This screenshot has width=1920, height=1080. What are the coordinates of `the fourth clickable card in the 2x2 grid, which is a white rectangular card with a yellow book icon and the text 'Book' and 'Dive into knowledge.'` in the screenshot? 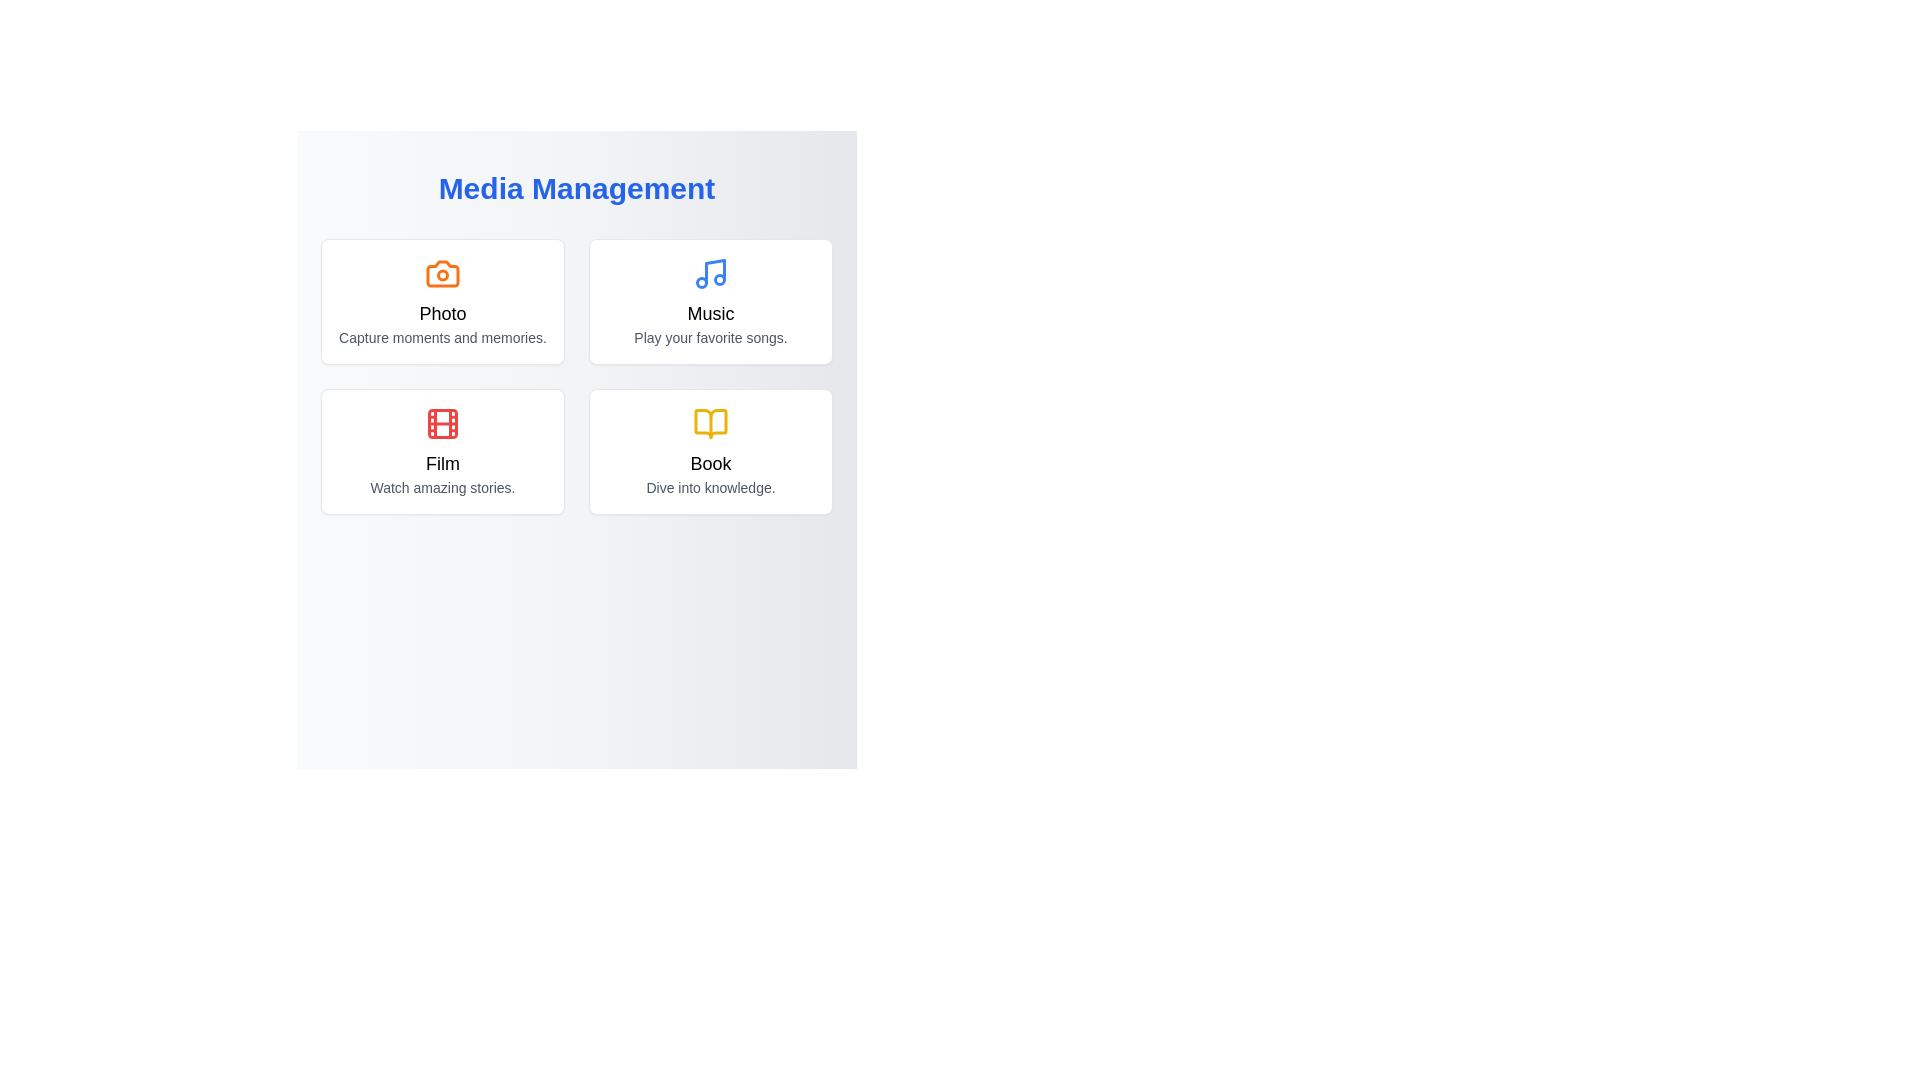 It's located at (710, 451).